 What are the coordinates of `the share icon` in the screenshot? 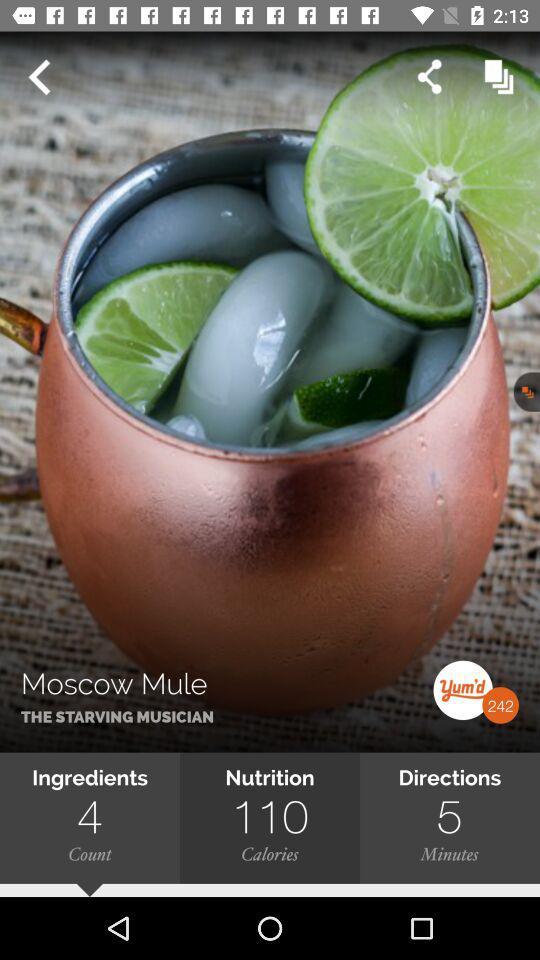 It's located at (428, 77).